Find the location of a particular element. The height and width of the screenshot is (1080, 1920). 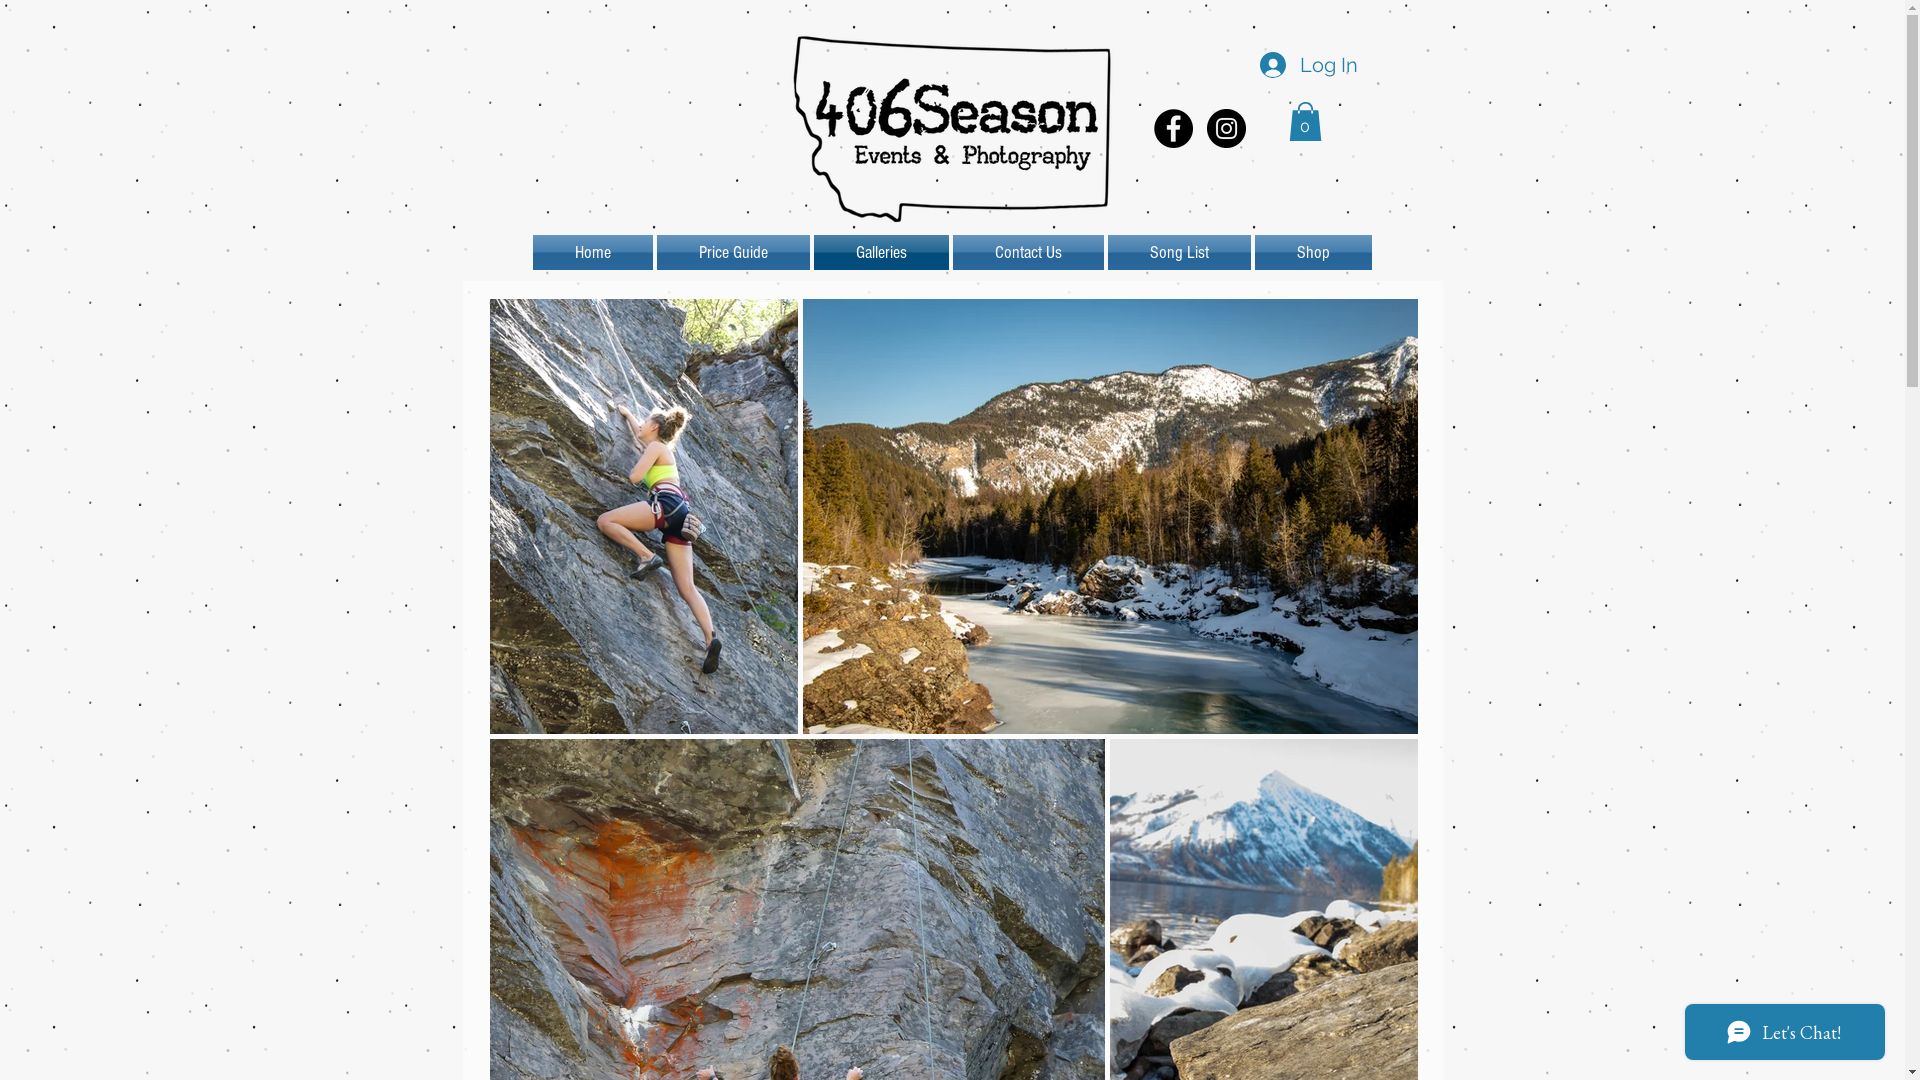

'Song List' is located at coordinates (1179, 251).